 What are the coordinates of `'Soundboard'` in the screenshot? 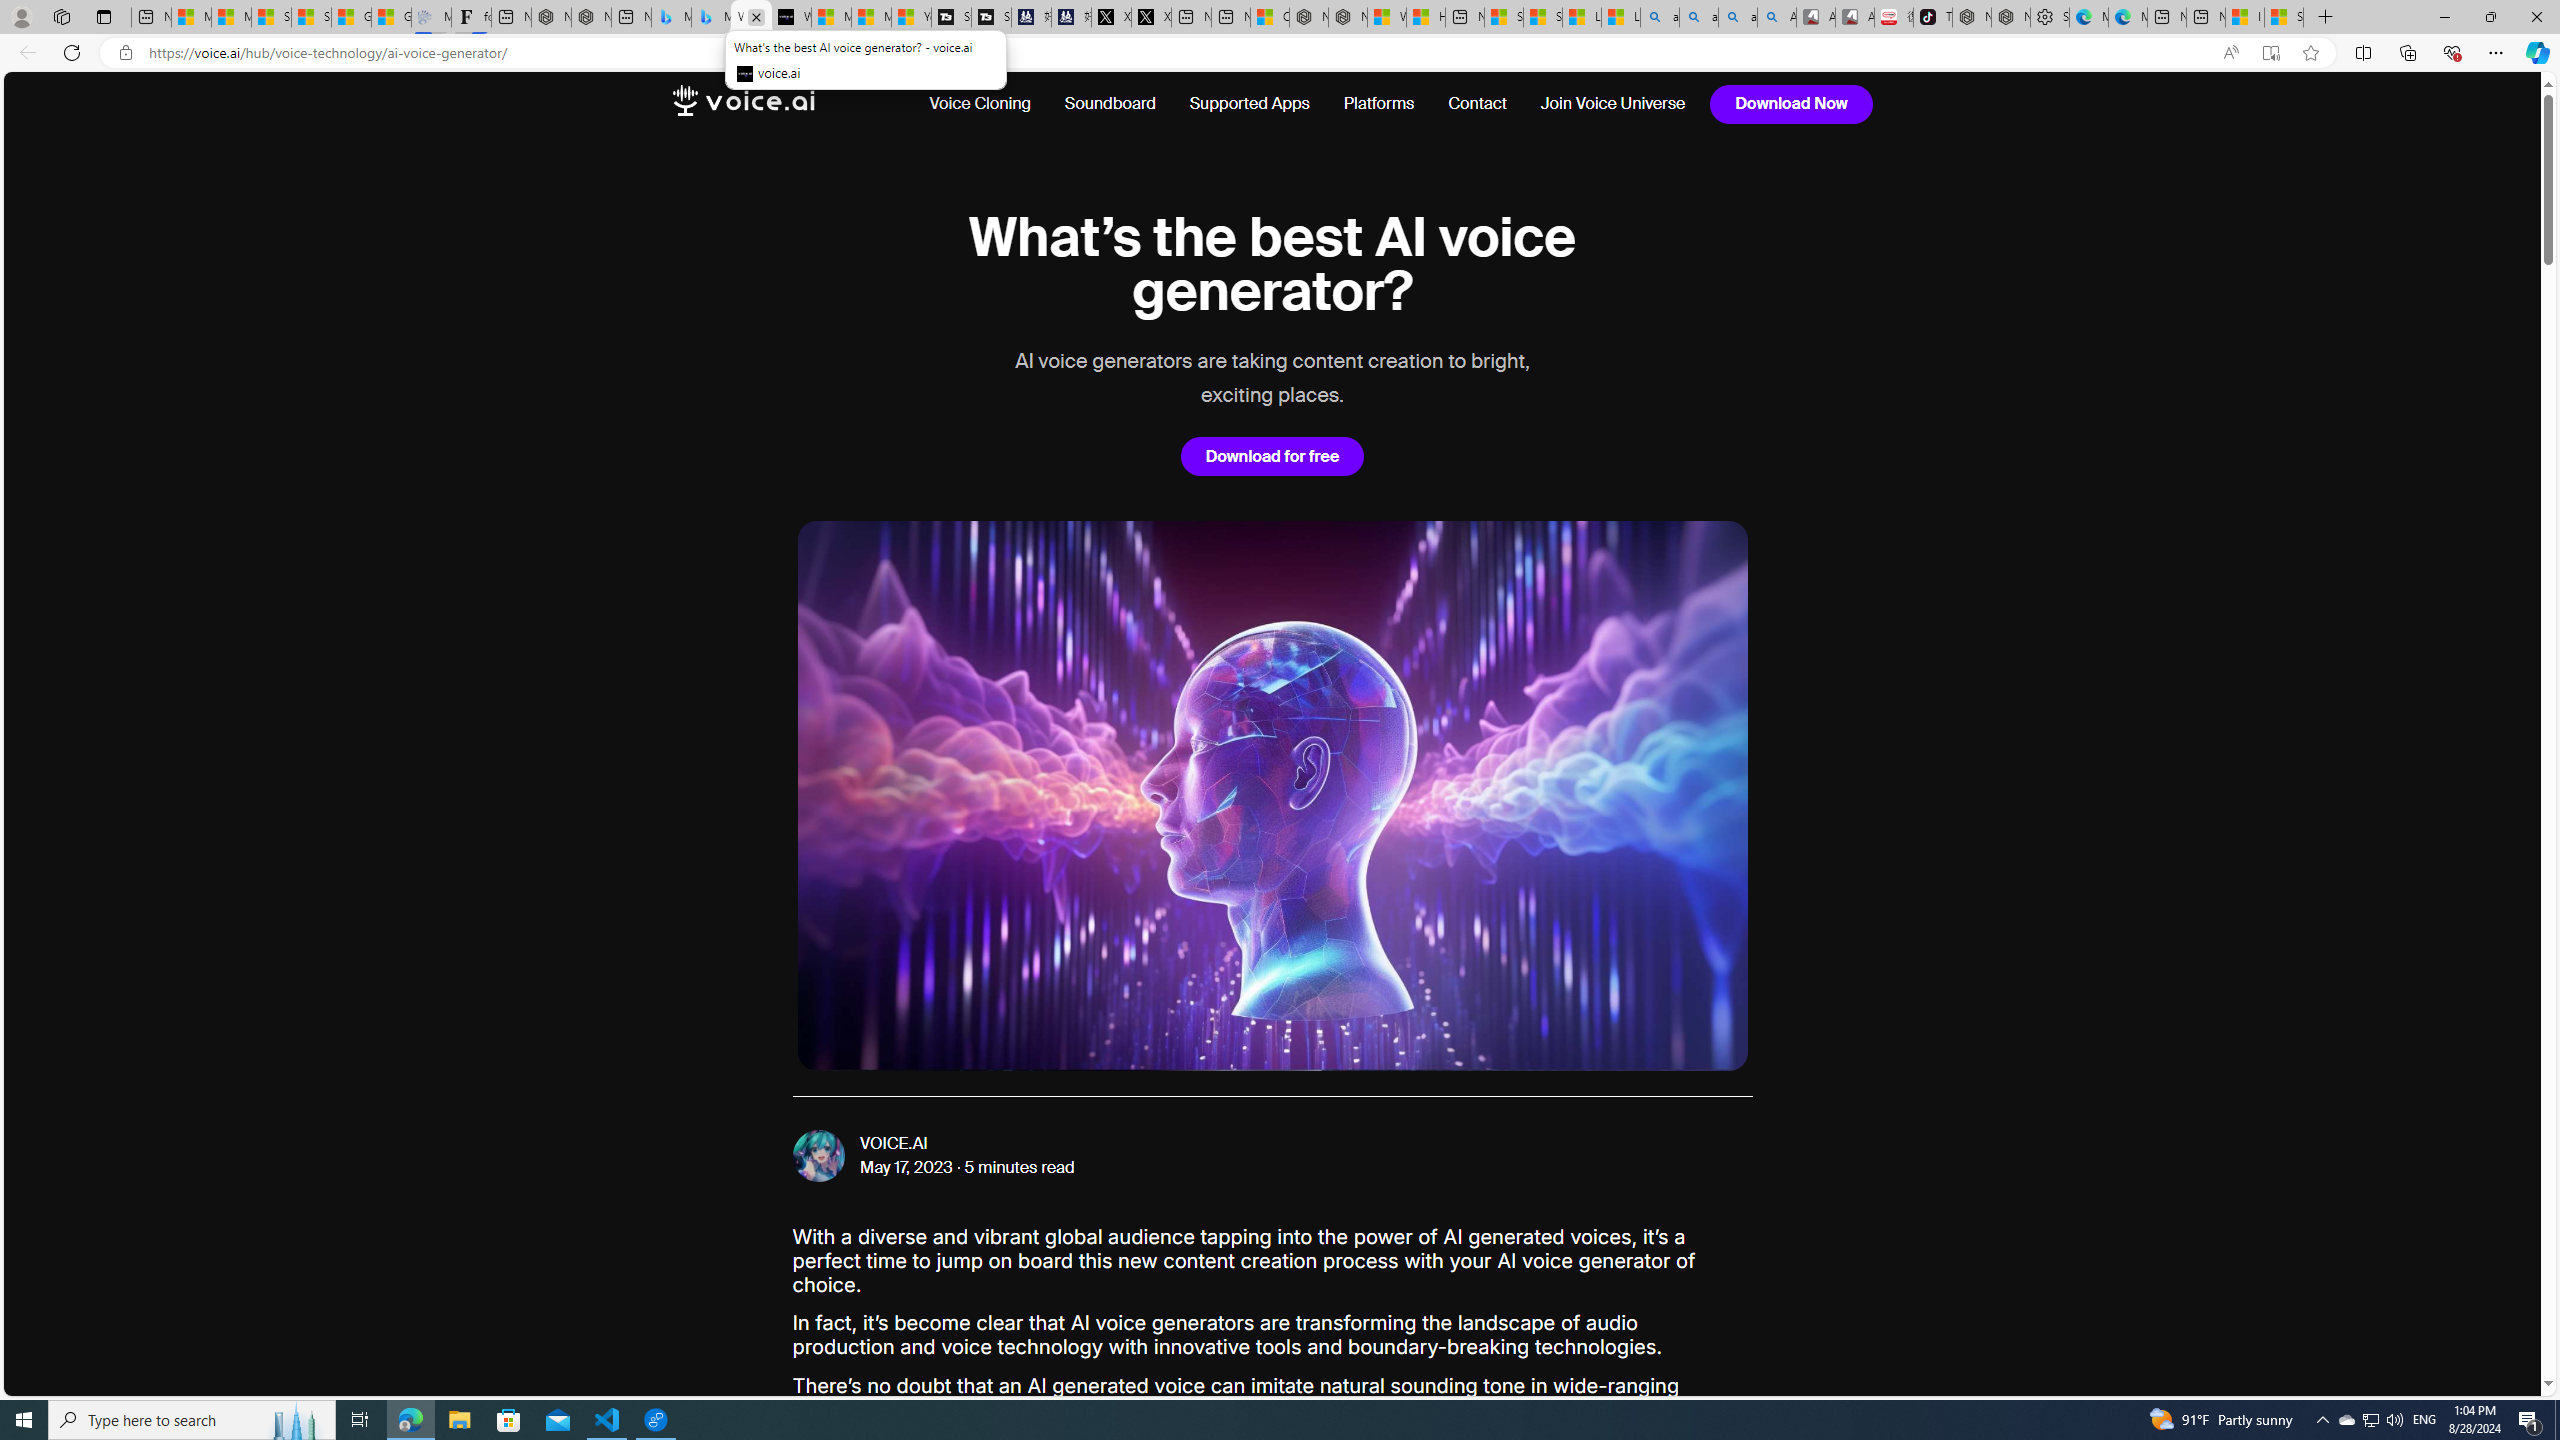 It's located at (1108, 103).